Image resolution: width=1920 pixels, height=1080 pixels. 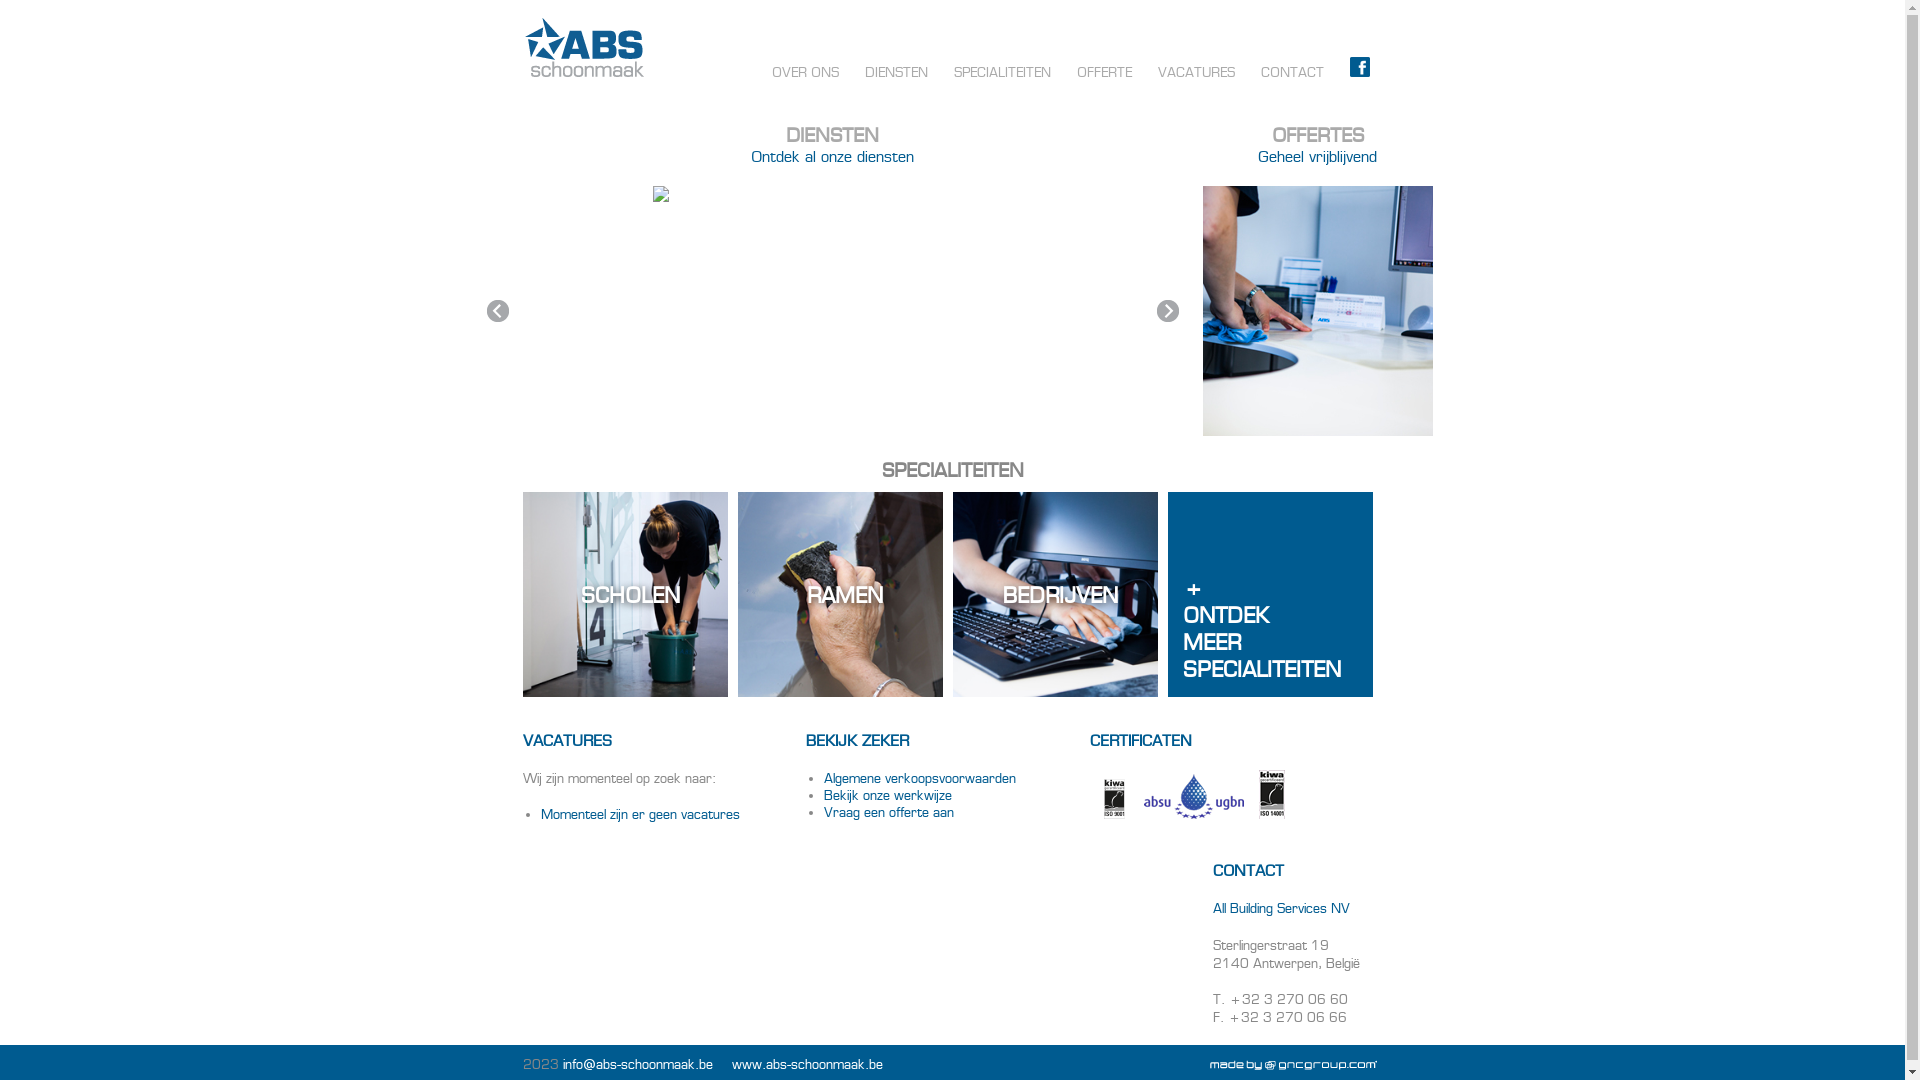 I want to click on 'Ramen', so click(x=840, y=593).